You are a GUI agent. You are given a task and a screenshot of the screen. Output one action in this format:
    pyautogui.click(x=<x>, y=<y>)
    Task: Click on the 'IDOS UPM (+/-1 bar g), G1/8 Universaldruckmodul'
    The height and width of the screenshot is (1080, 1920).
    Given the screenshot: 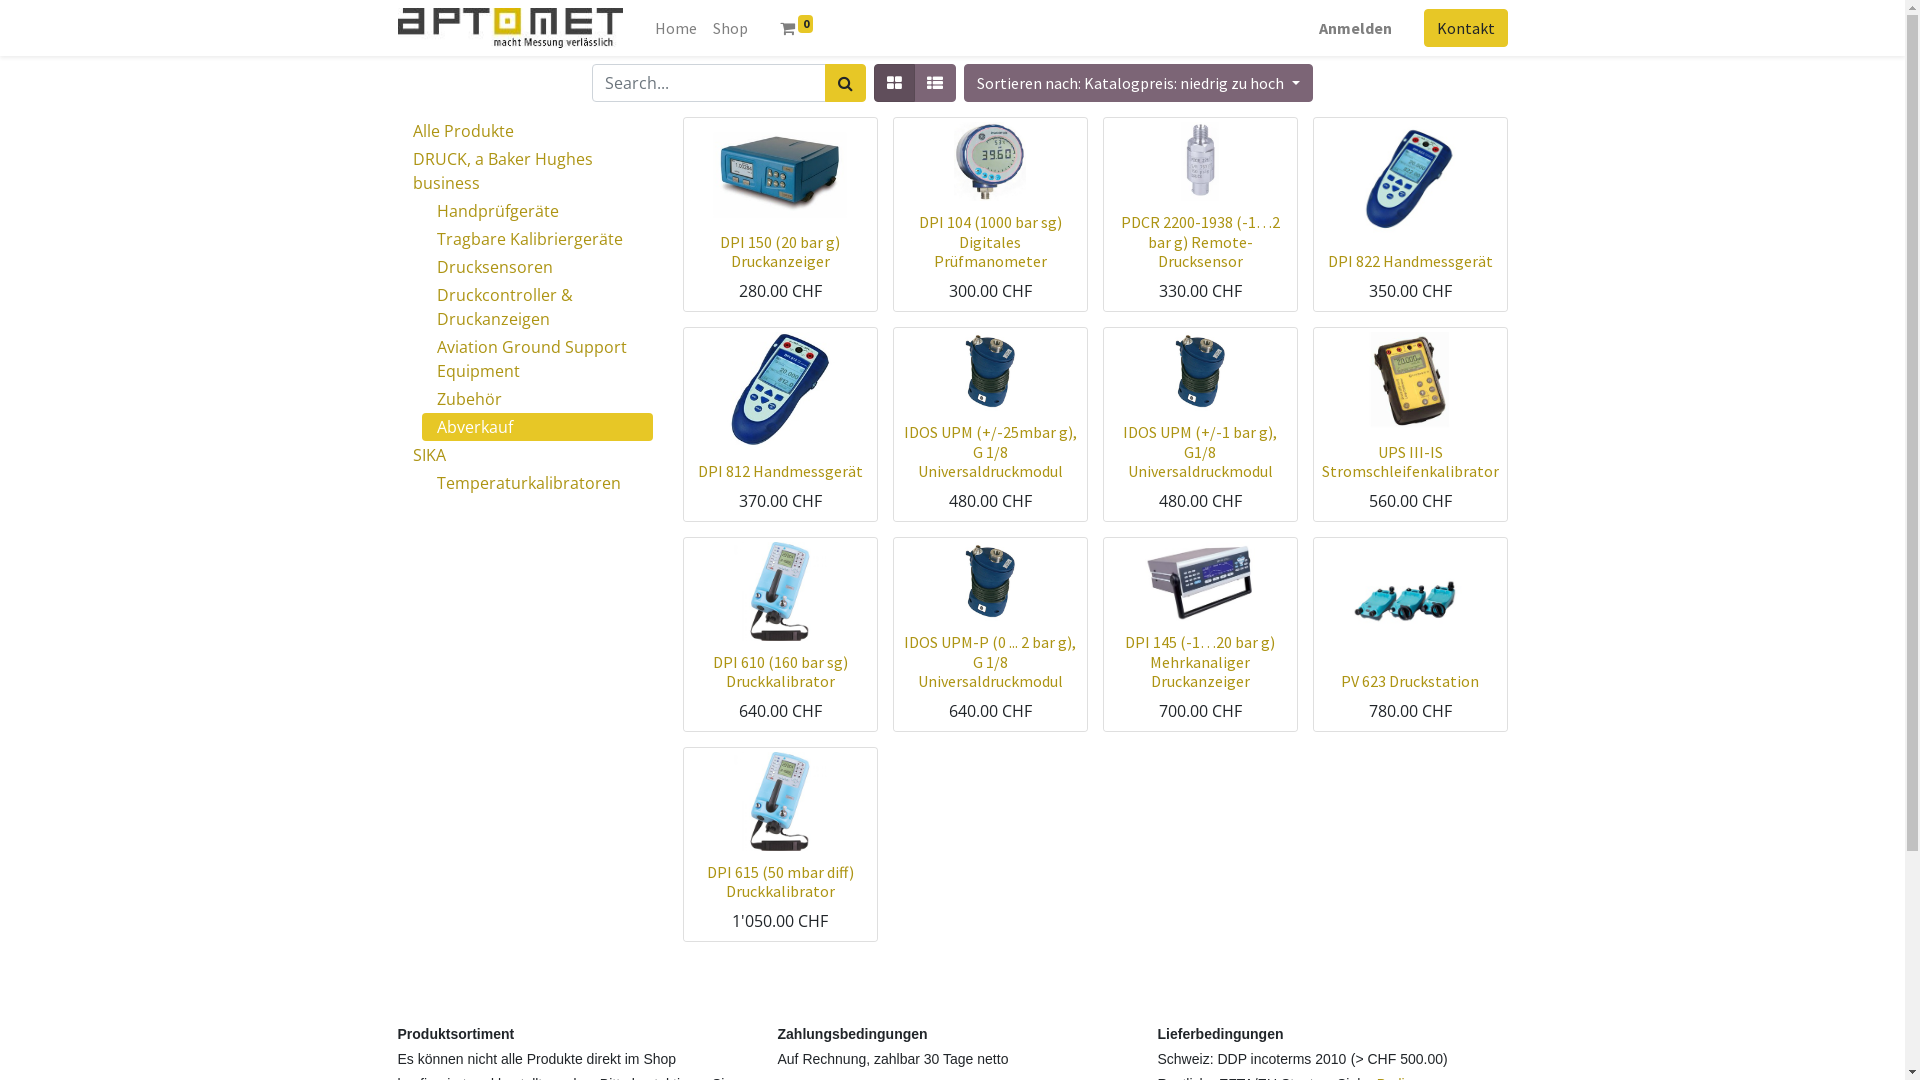 What is the action you would take?
    pyautogui.click(x=1200, y=451)
    